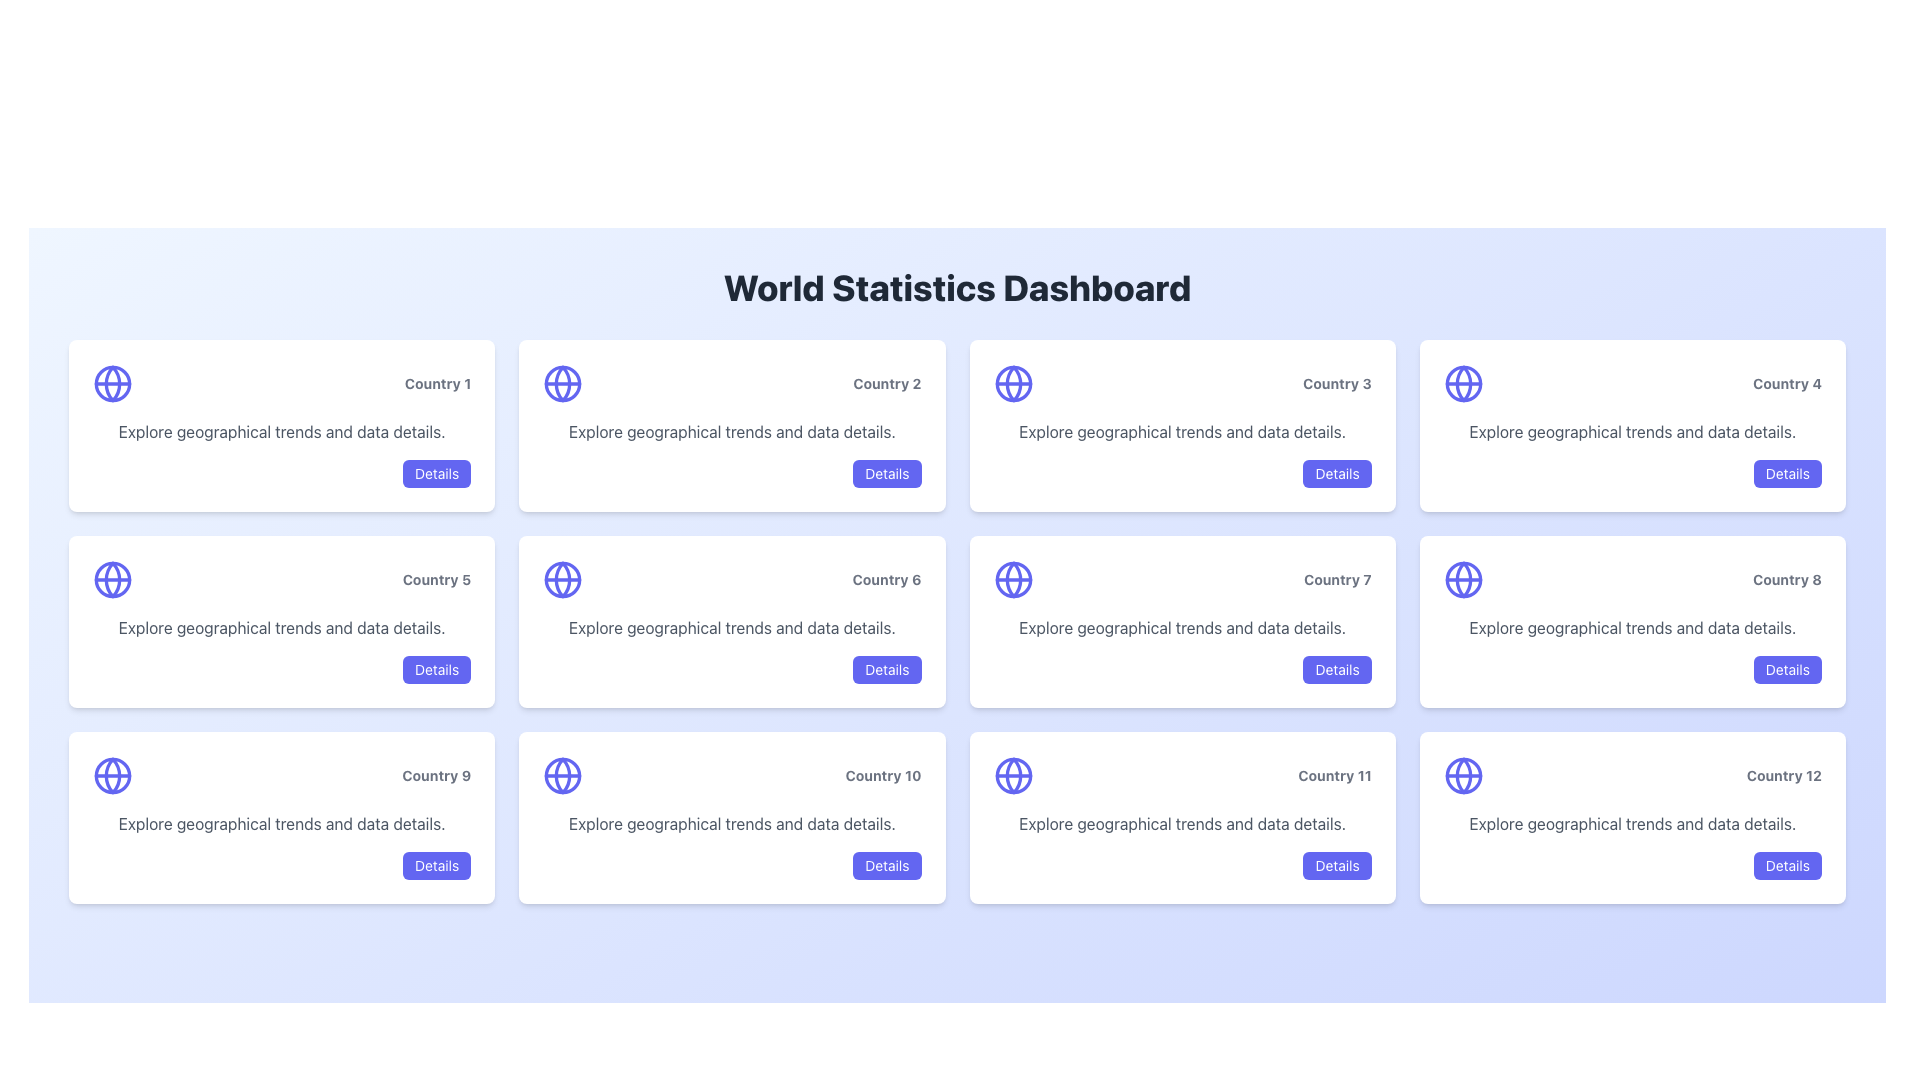 The width and height of the screenshot is (1920, 1080). What do you see at coordinates (1013, 579) in the screenshot?
I see `the circular SVG element that represents the central part of the globe icon in the 'Country 7' card layout within the 'World Statistics Dashboard'` at bounding box center [1013, 579].